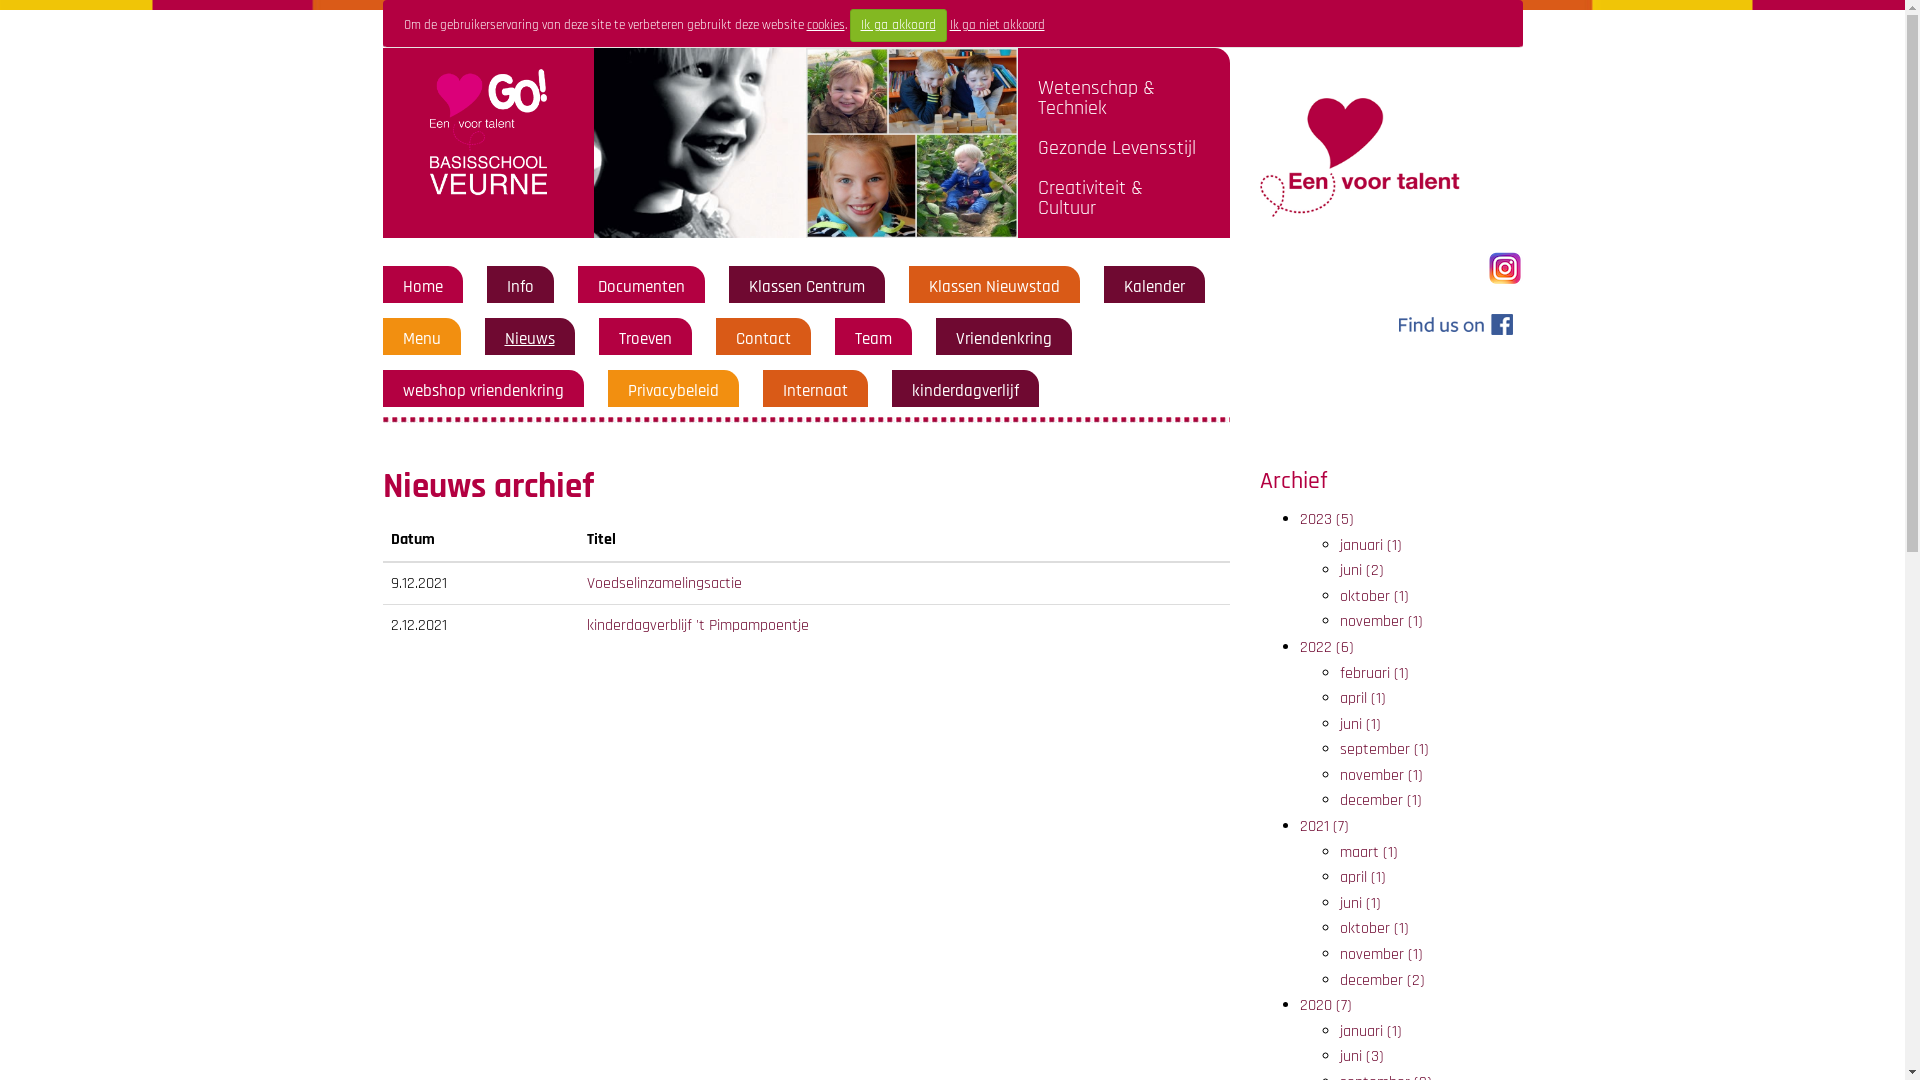  Describe the element at coordinates (1339, 673) in the screenshot. I see `'februari (1)'` at that location.